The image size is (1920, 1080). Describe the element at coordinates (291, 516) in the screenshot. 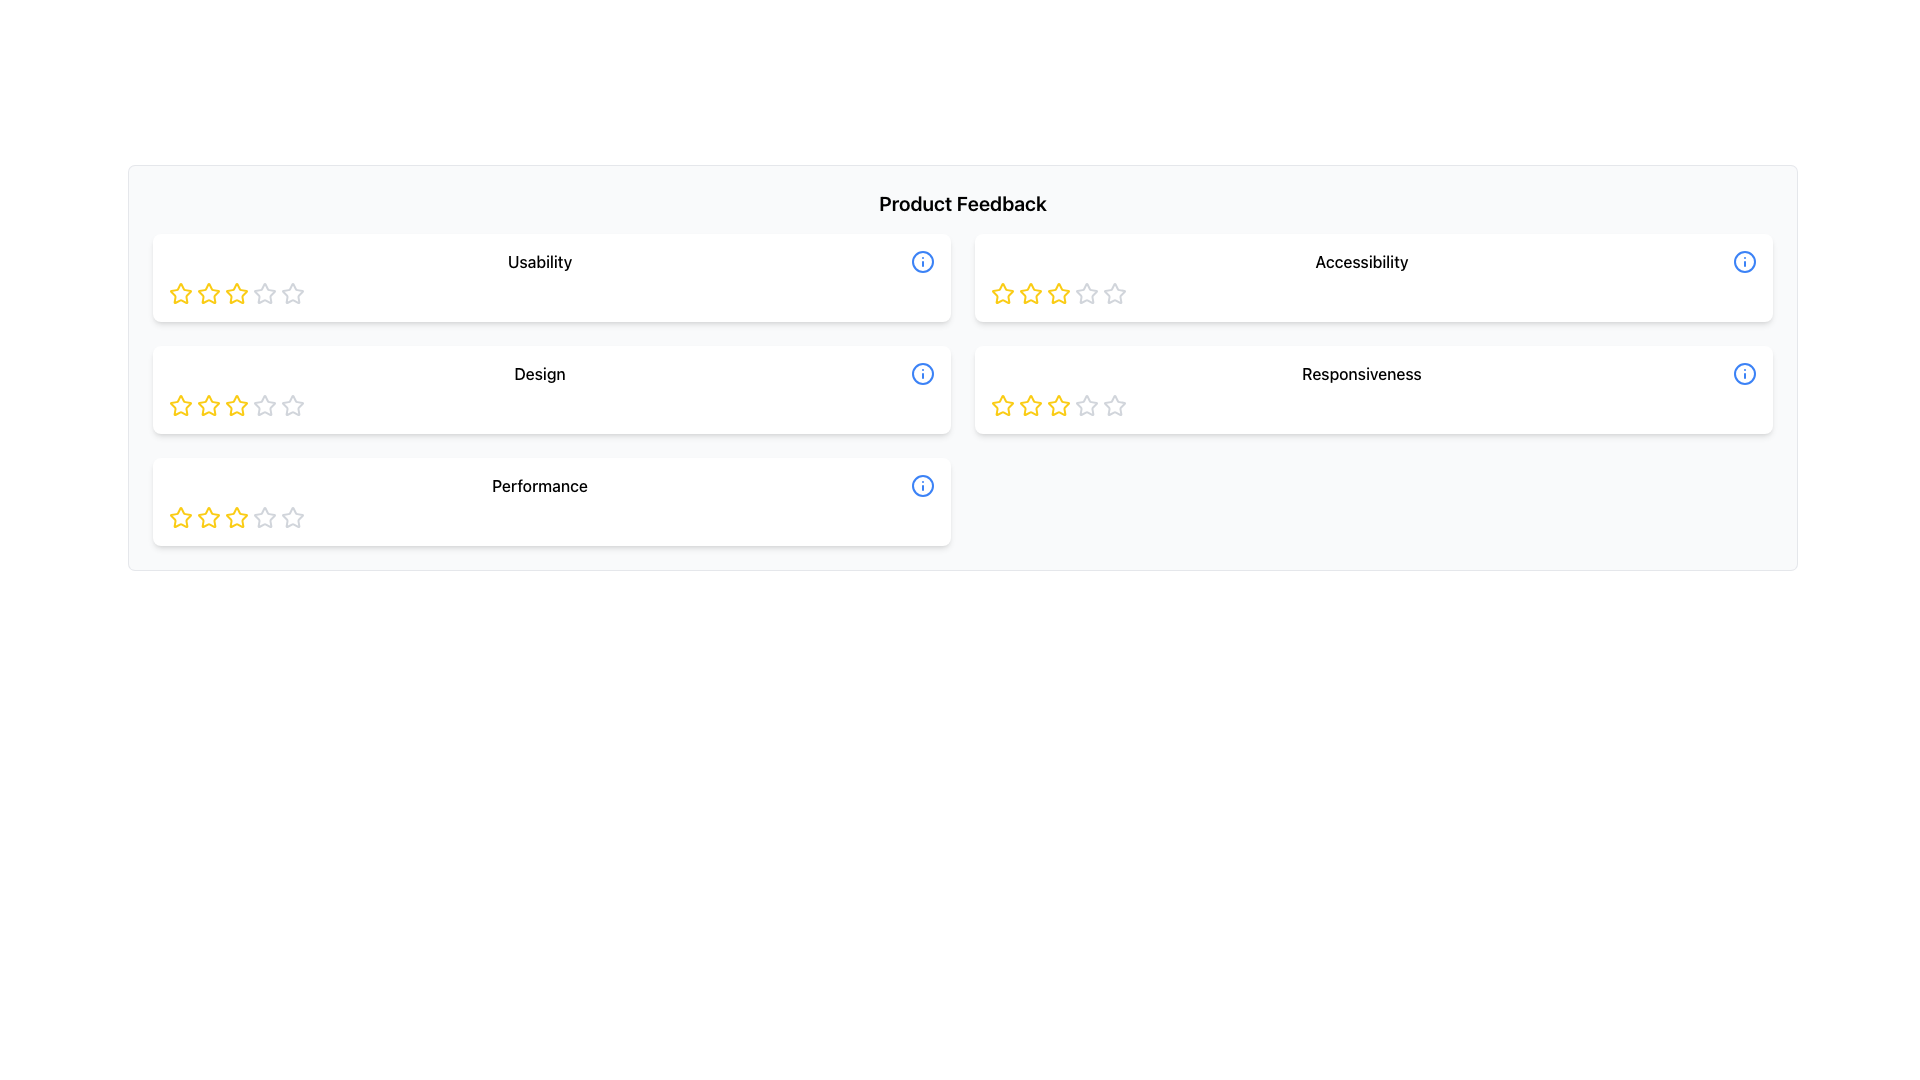

I see `the fifth star-shaped icon in the horizontal rating control under 'Performance' in the feedback form` at that location.